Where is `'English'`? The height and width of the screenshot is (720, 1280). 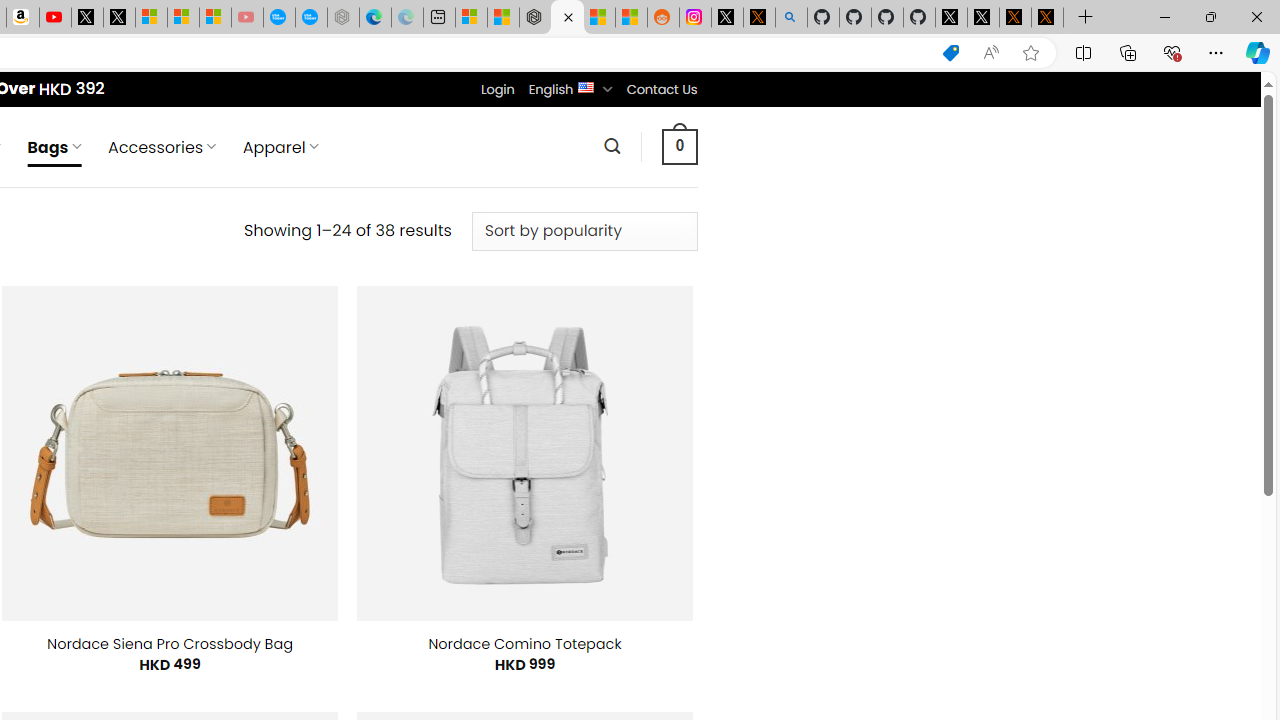 'English' is located at coordinates (585, 85).